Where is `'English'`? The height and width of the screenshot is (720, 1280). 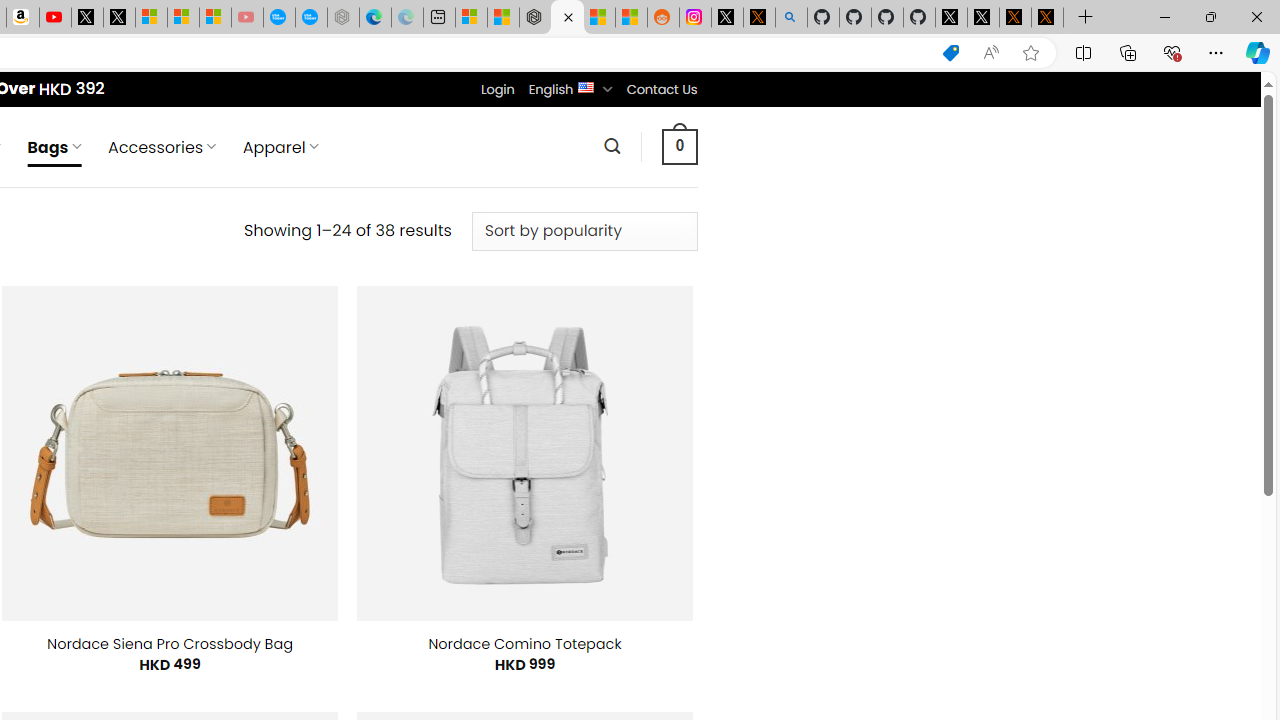 'English' is located at coordinates (585, 85).